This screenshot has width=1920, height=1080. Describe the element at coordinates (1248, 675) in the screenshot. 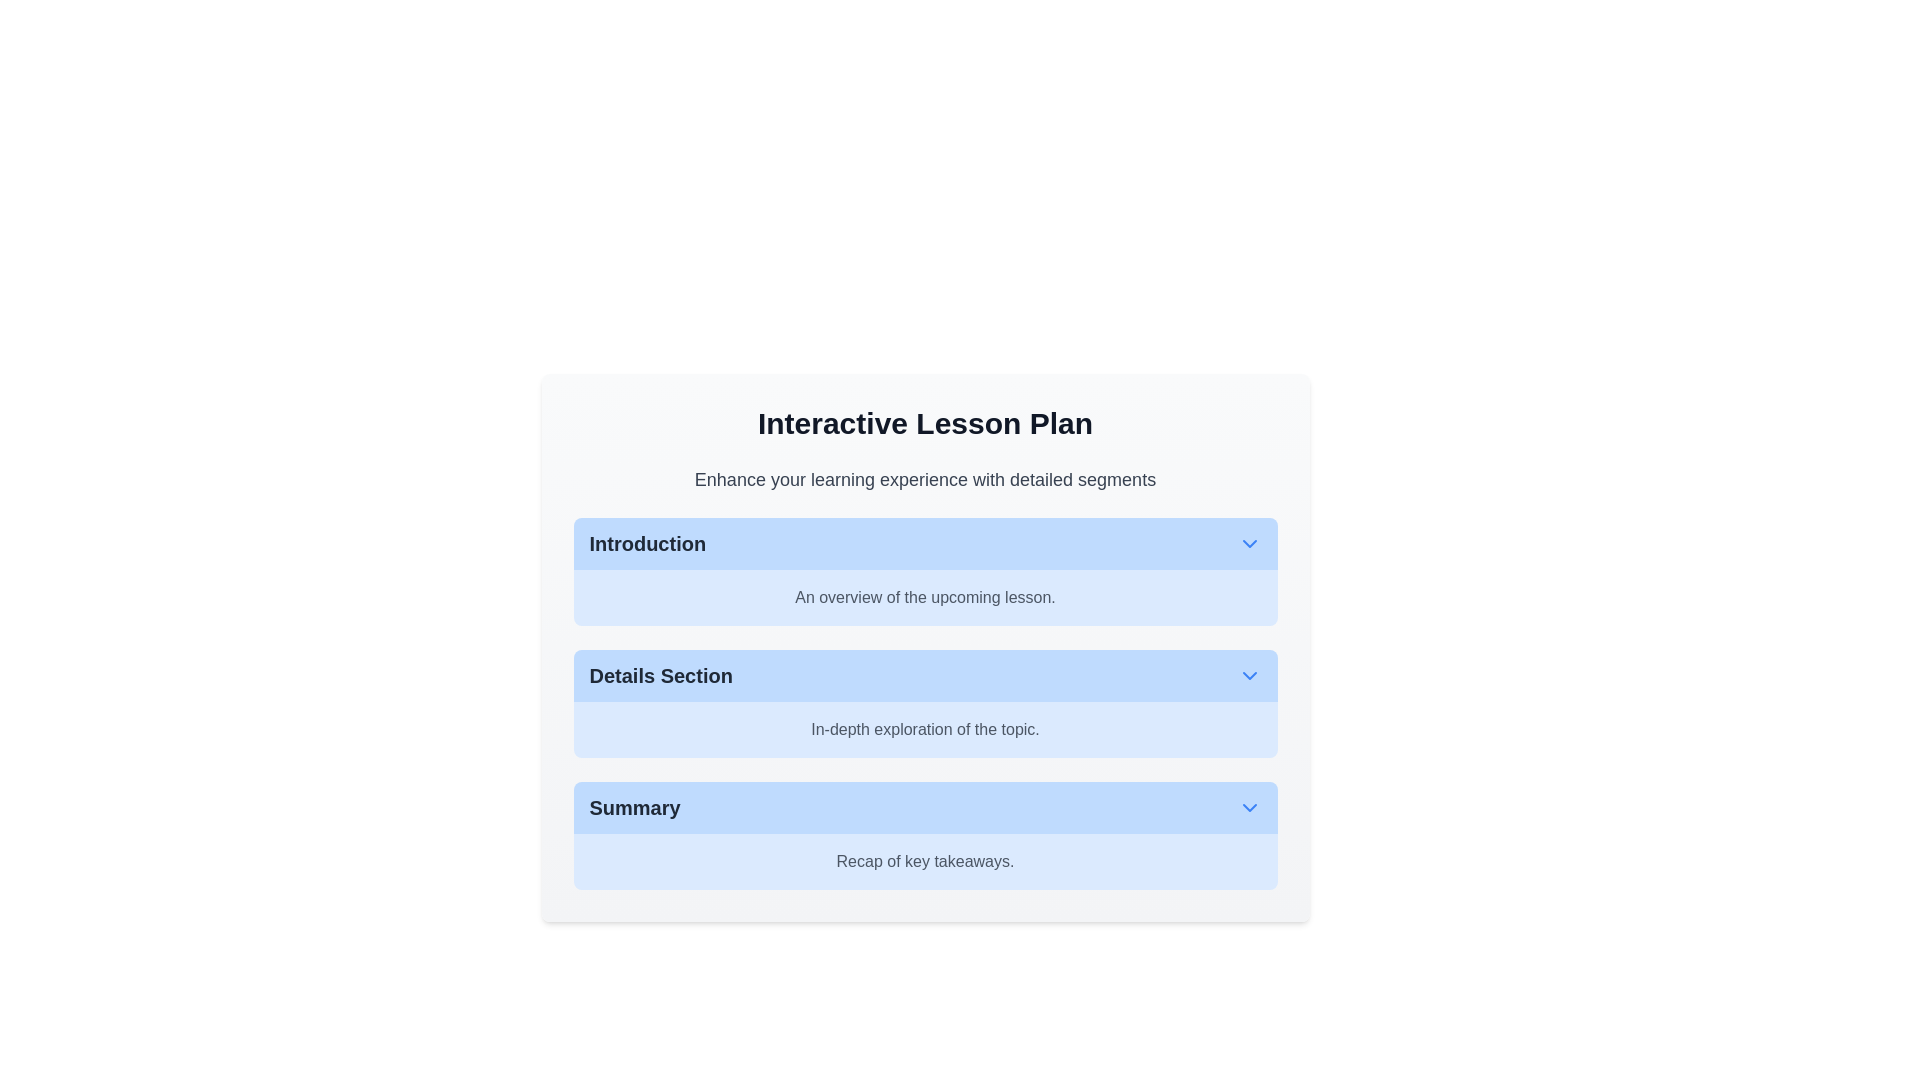

I see `the icon at the far-right edge of the 'Details Section'` at that location.